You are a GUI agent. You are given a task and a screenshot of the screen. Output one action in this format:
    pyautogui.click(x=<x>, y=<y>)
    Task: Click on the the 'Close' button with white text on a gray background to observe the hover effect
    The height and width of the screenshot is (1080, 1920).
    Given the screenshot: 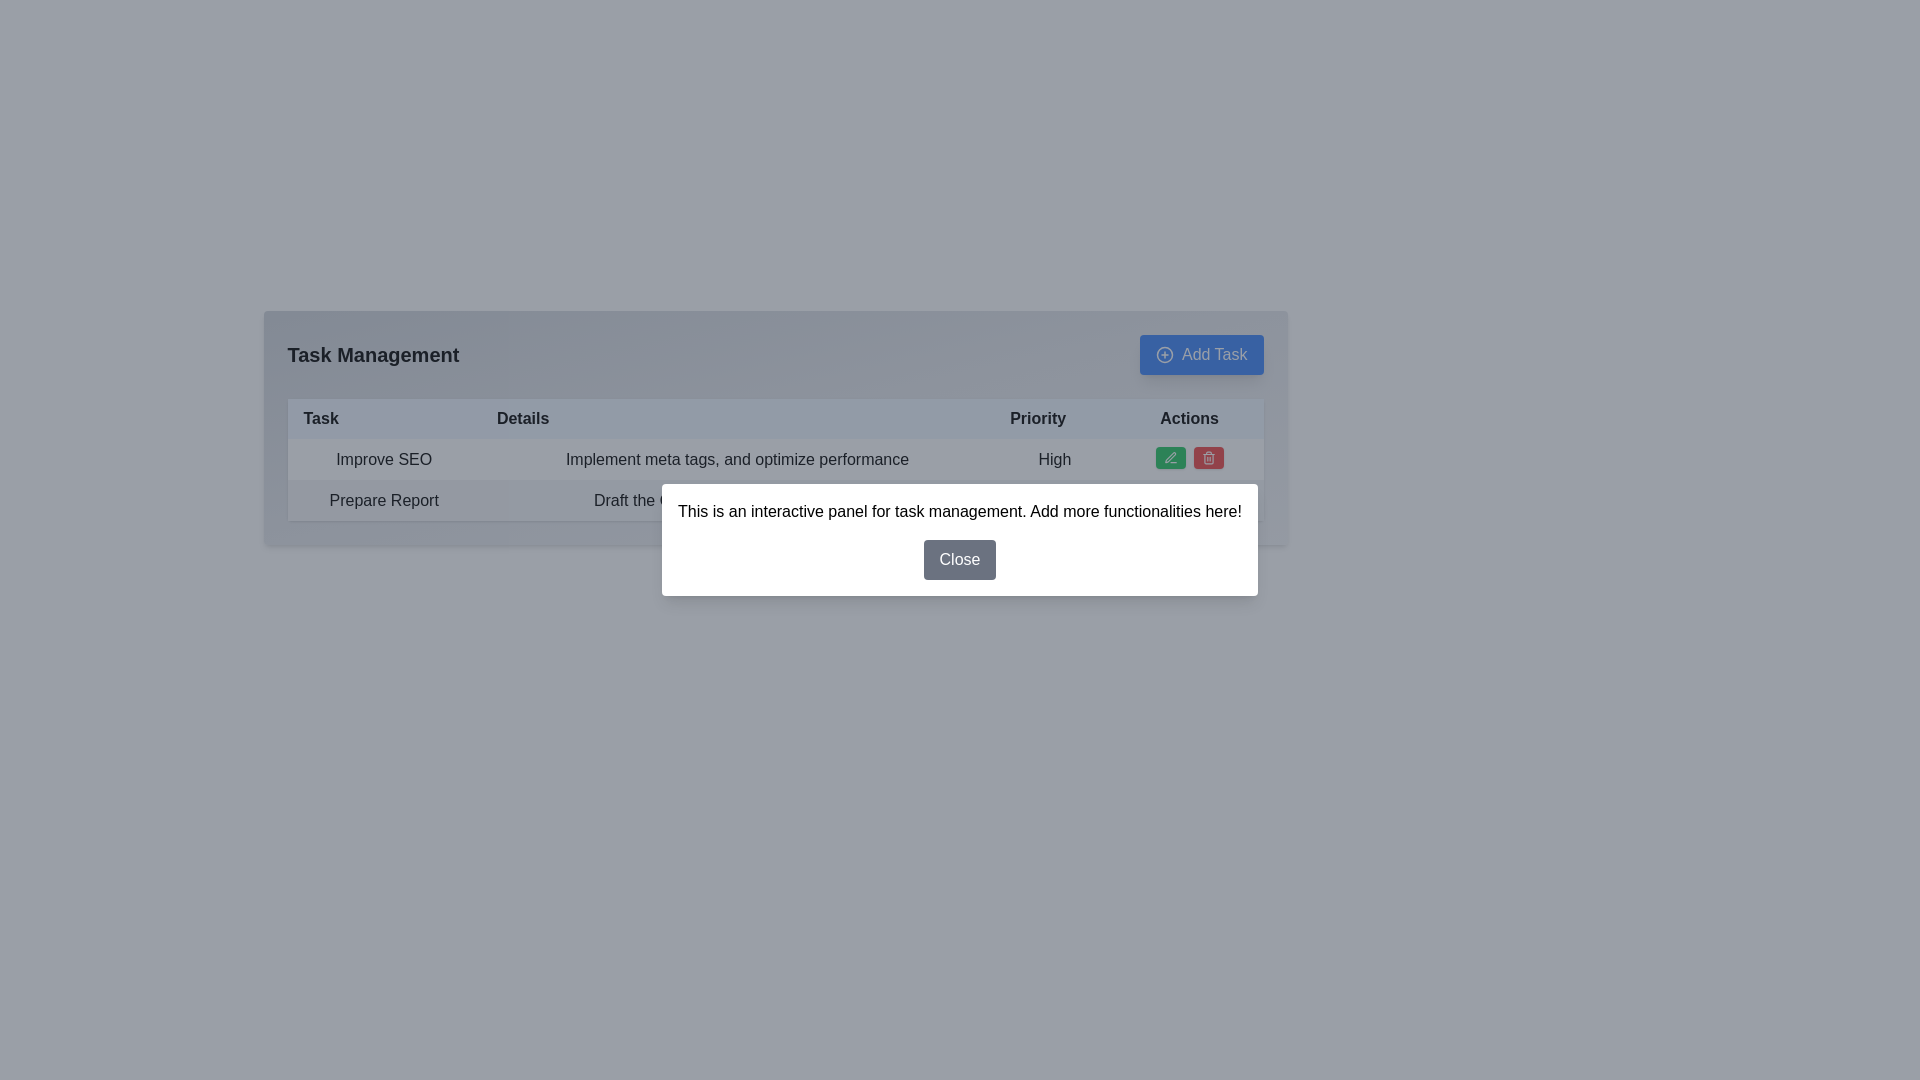 What is the action you would take?
    pyautogui.click(x=960, y=559)
    